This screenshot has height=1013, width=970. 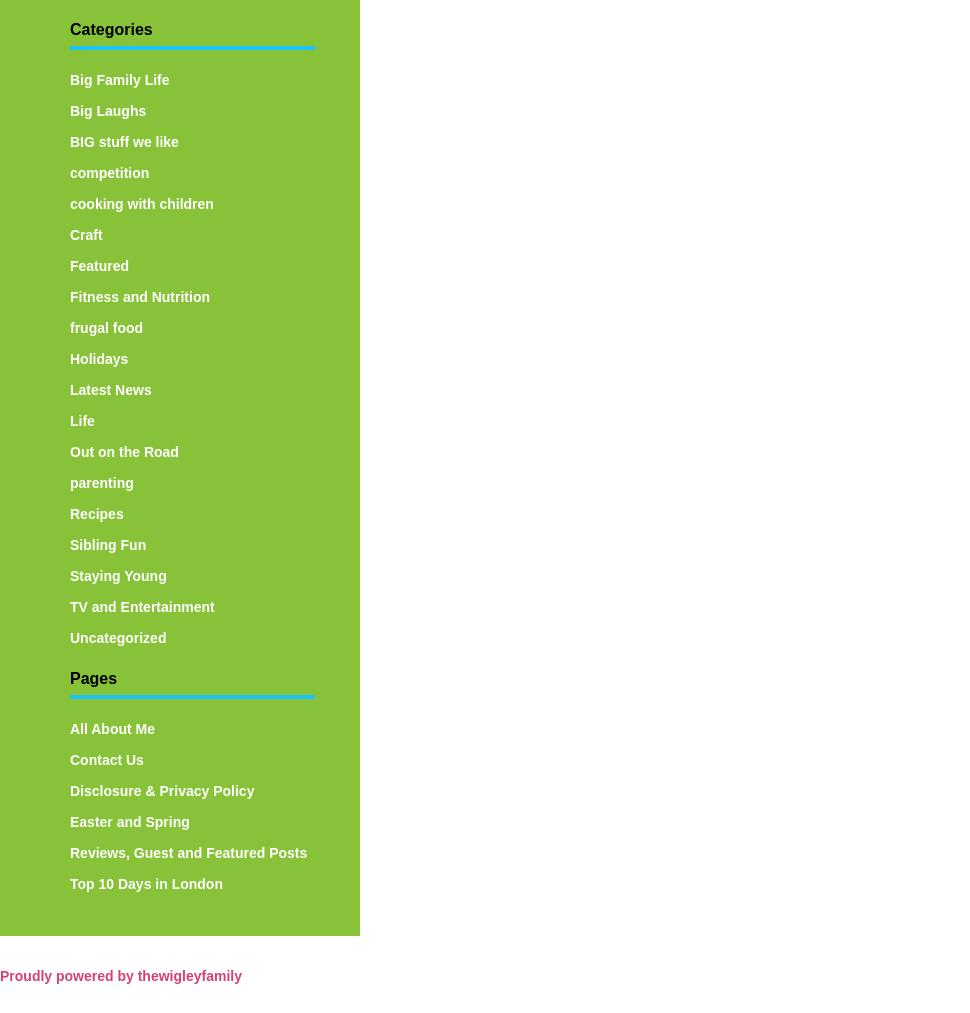 What do you see at coordinates (95, 512) in the screenshot?
I see `'Recipes'` at bounding box center [95, 512].